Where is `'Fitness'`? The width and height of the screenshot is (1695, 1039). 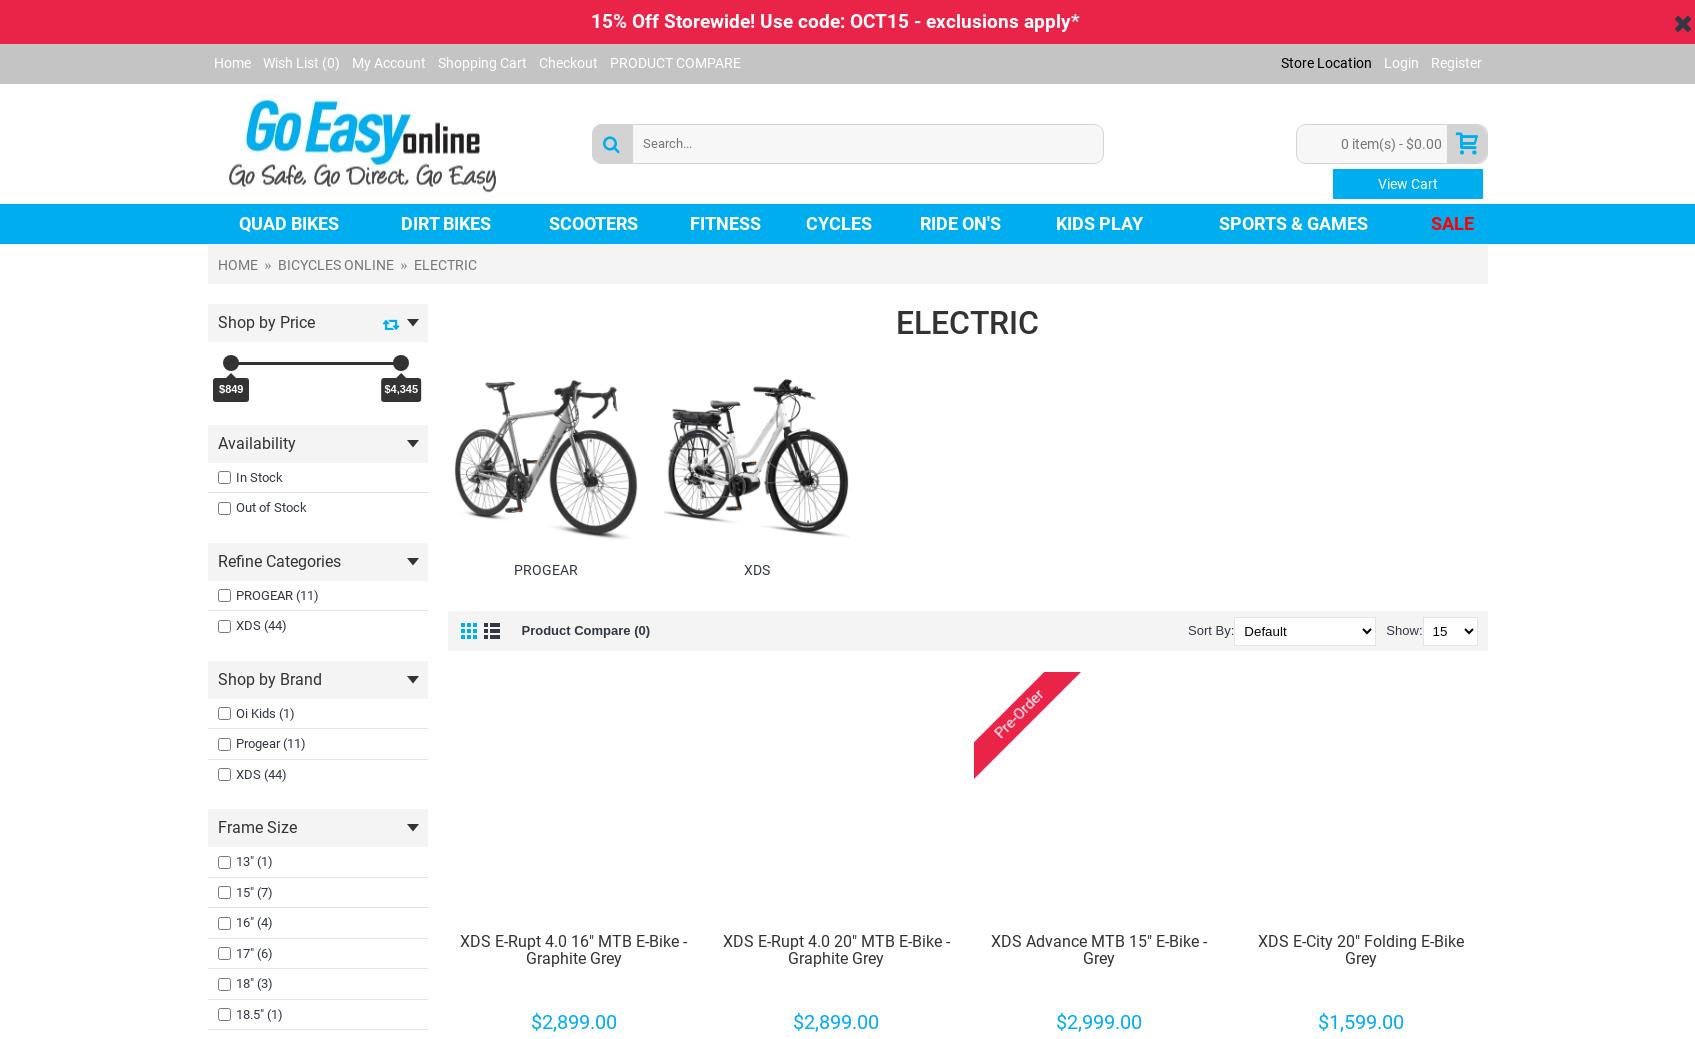 'Fitness' is located at coordinates (690, 222).